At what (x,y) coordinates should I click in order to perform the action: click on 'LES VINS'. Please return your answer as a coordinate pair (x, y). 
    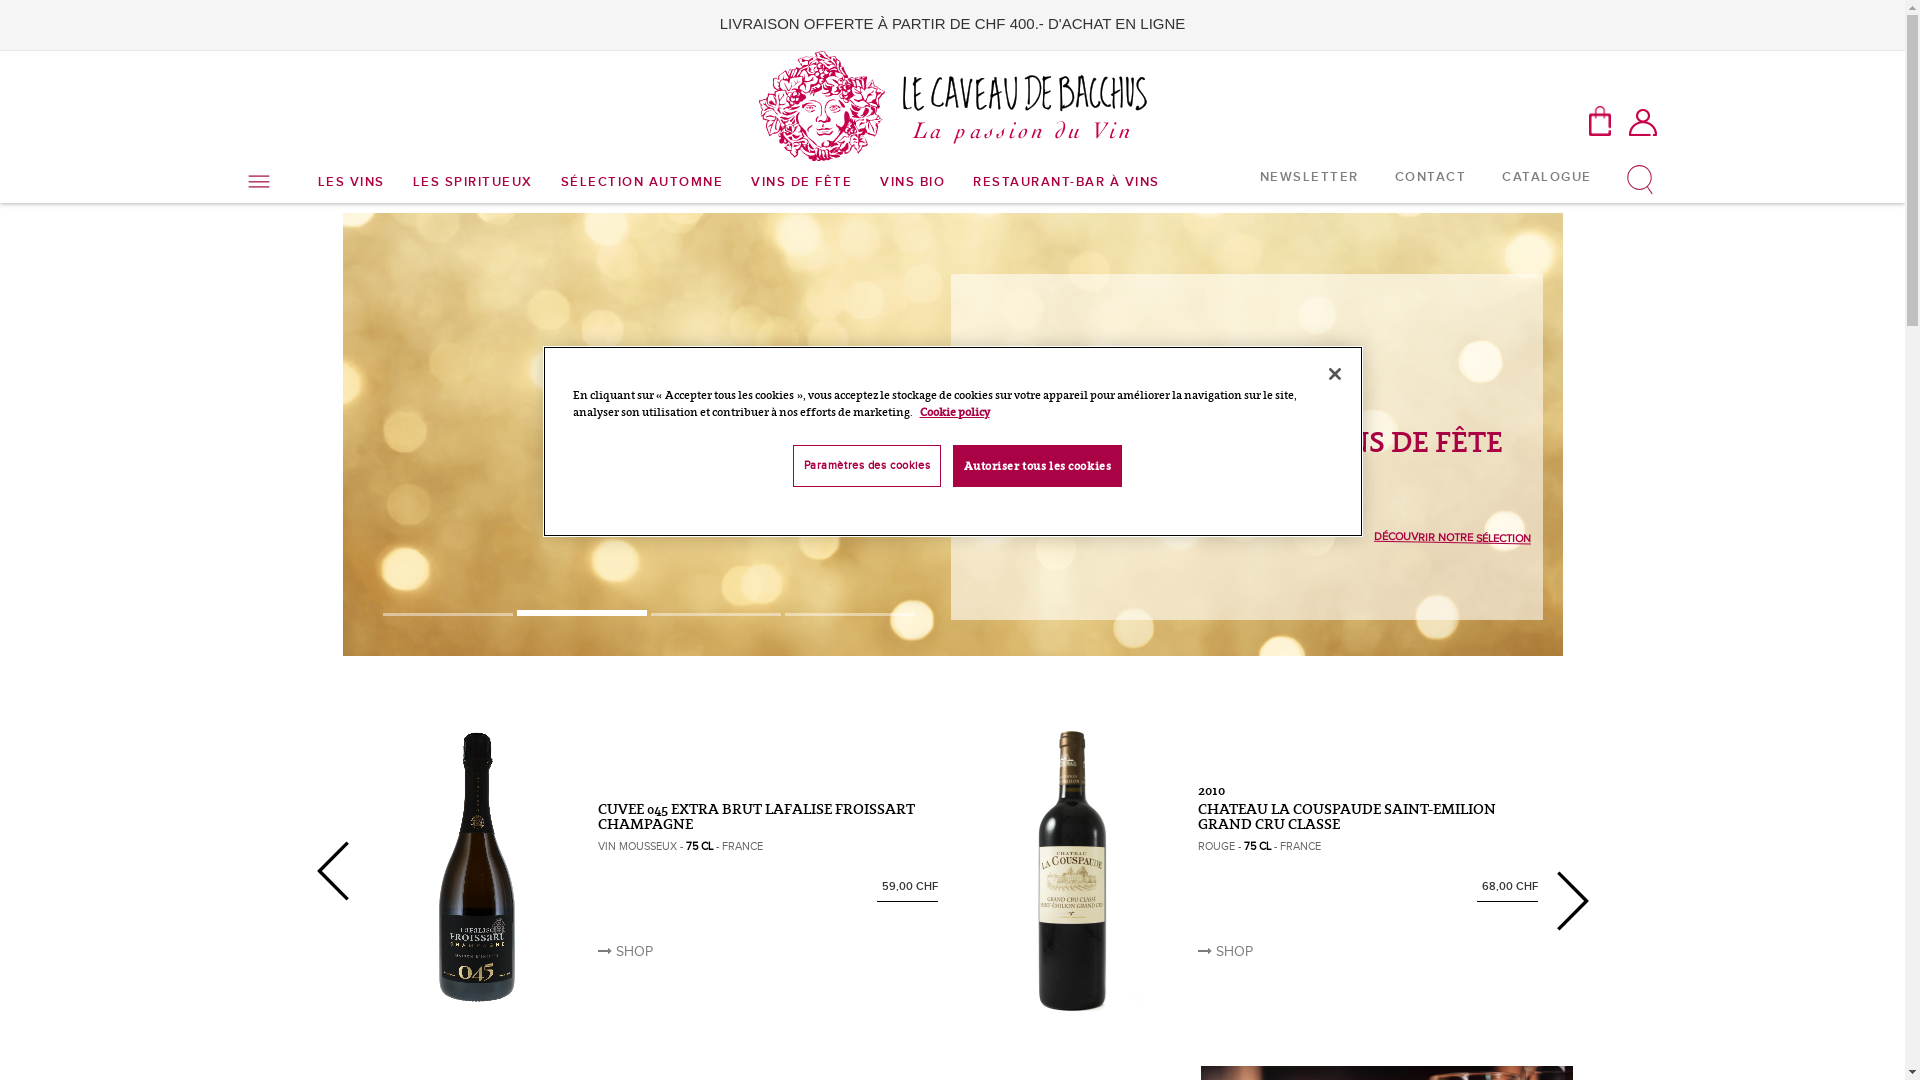
    Looking at the image, I should click on (351, 181).